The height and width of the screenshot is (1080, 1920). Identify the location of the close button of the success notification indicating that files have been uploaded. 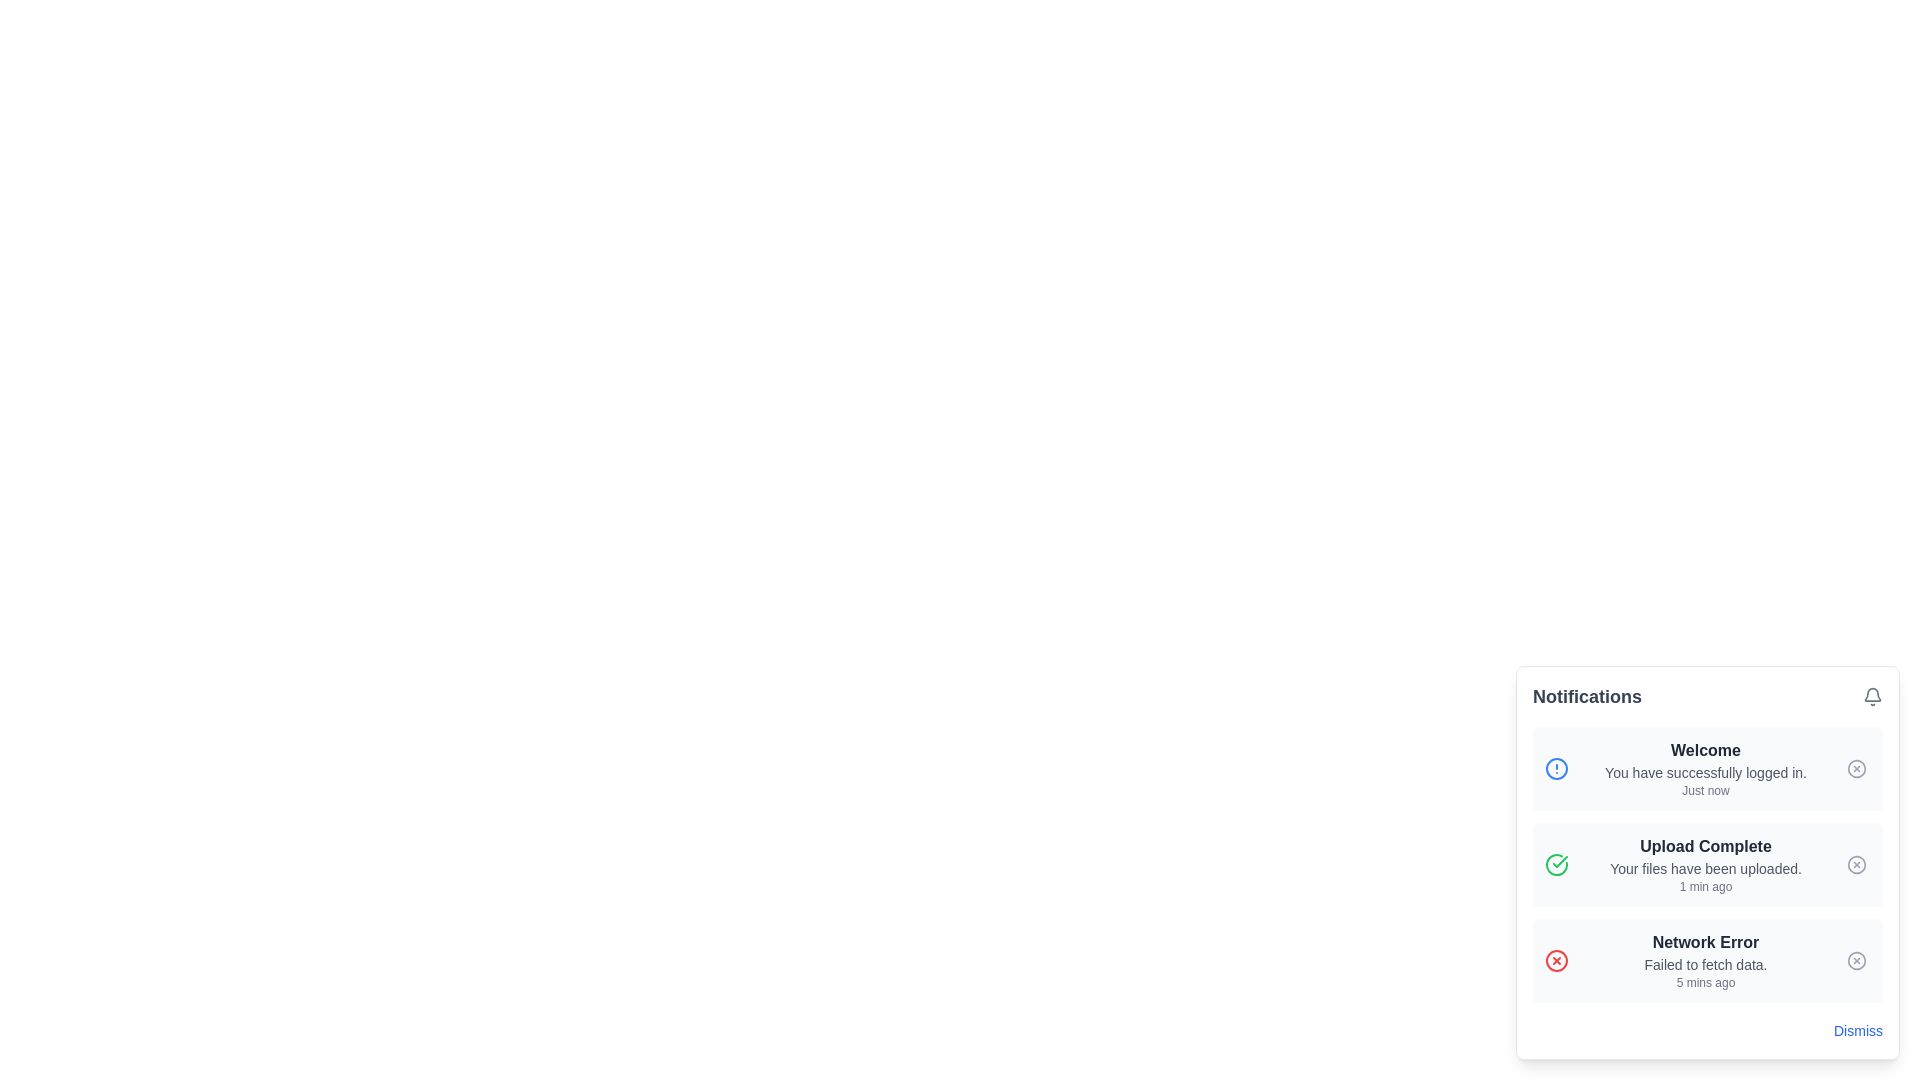
(1707, 863).